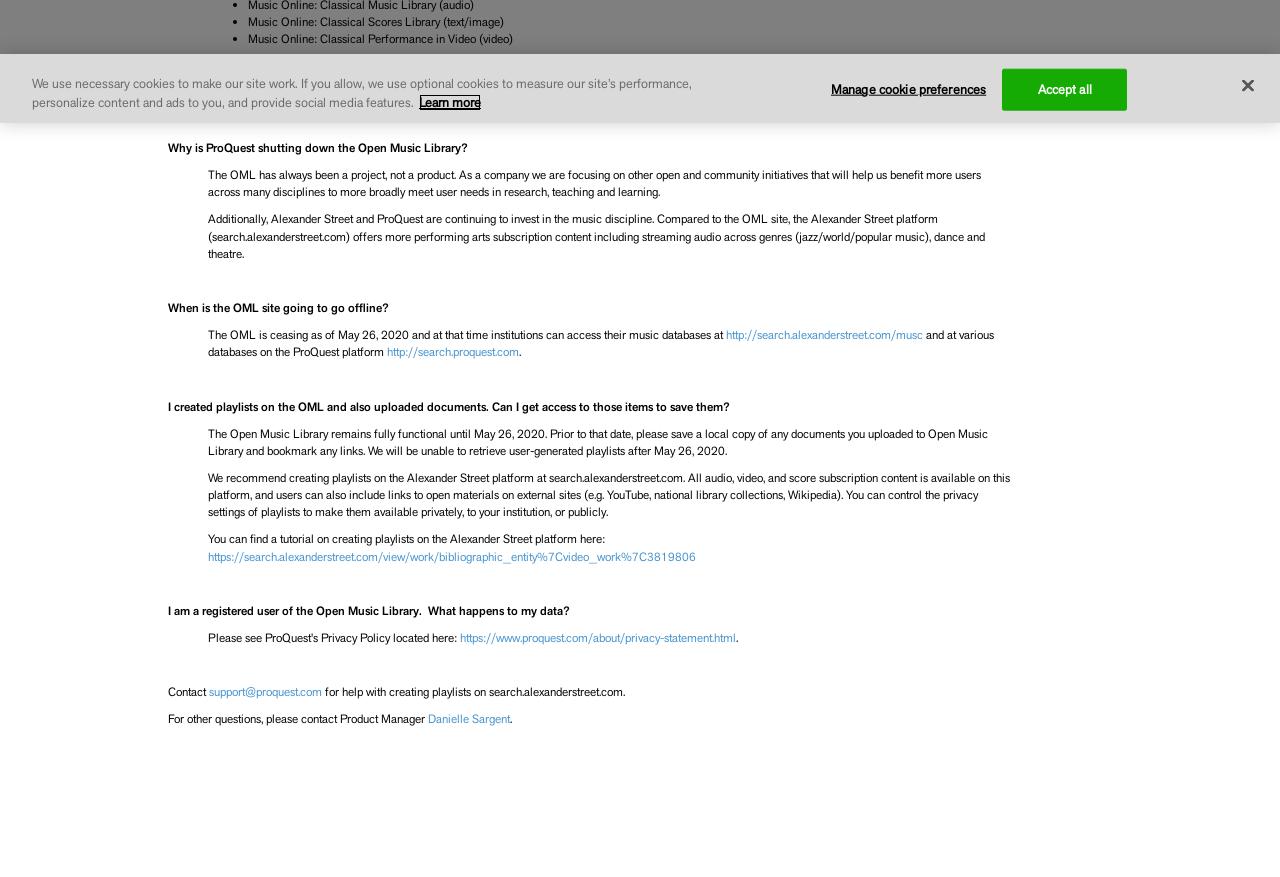  Describe the element at coordinates (404, 539) in the screenshot. I see `'You can find a tutorial on creating playlists on the Alexander Street platform here:'` at that location.